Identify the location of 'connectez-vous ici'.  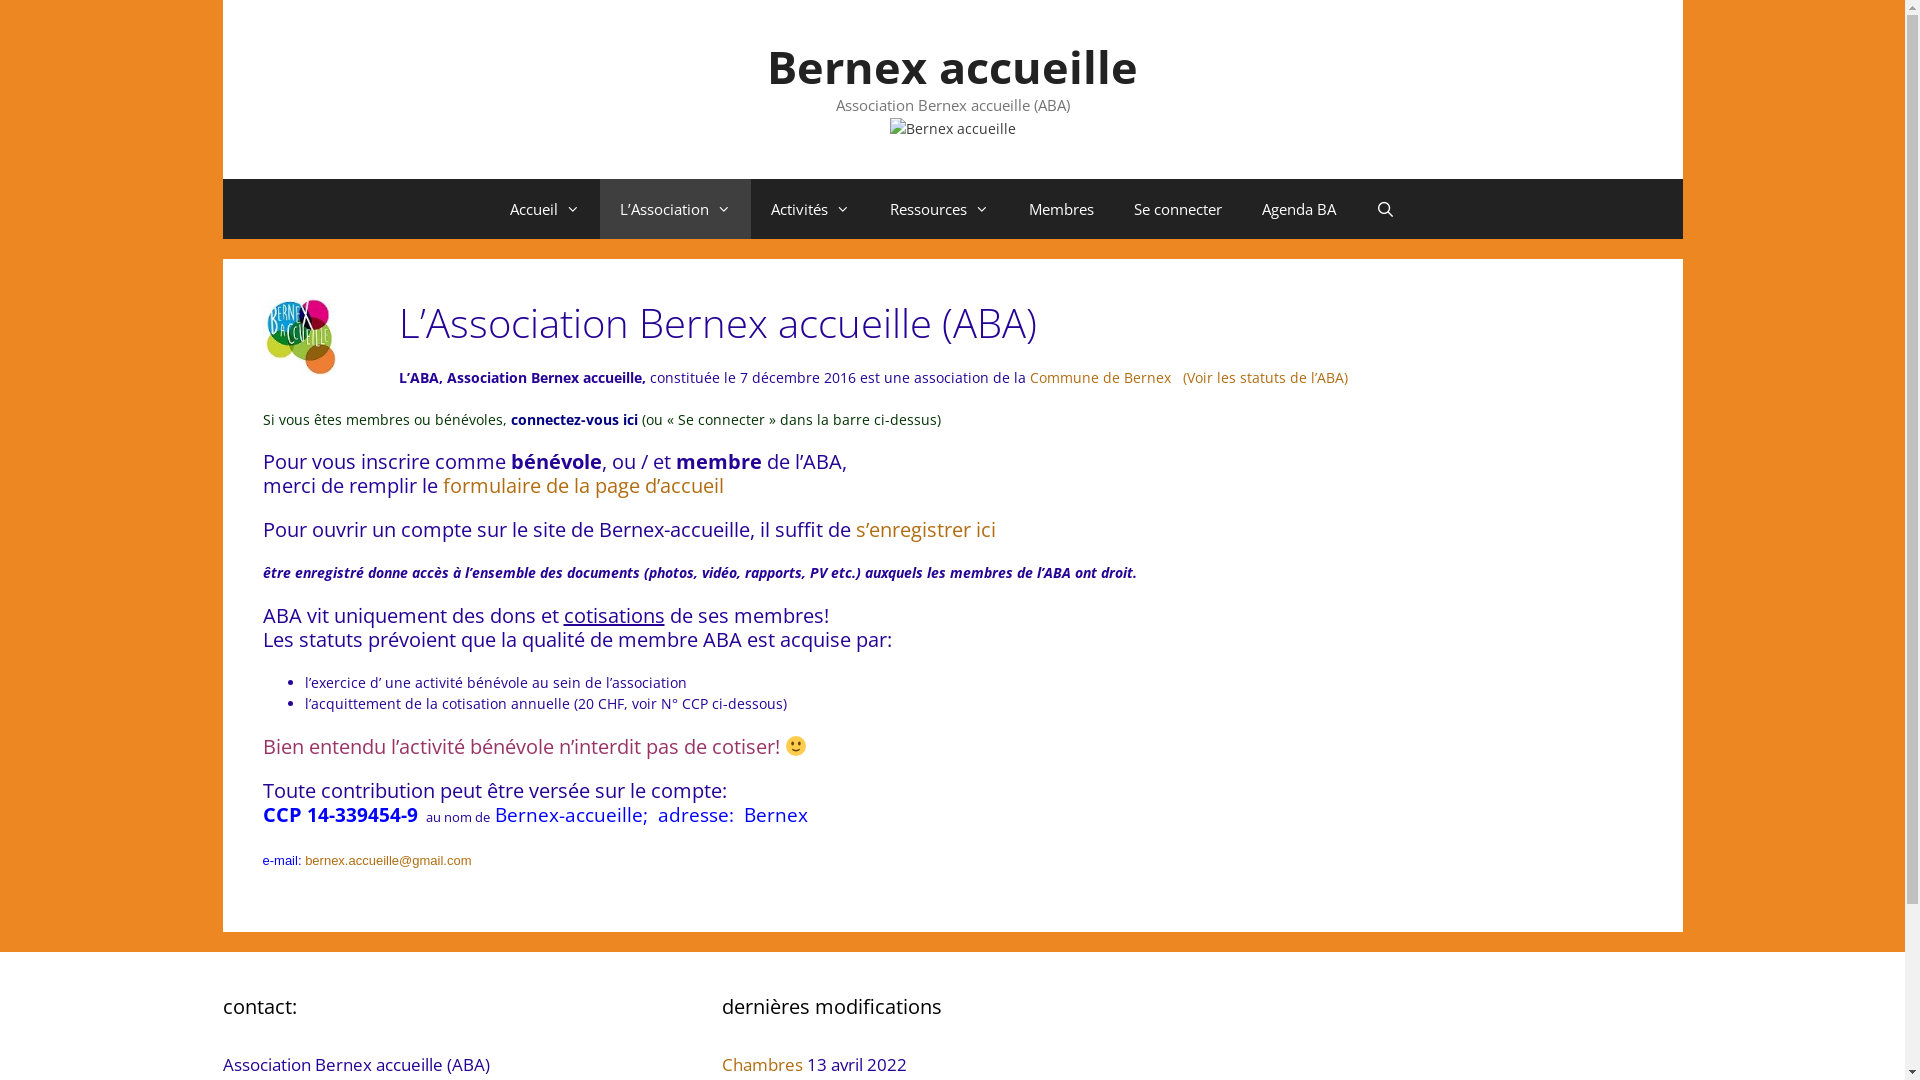
(574, 418).